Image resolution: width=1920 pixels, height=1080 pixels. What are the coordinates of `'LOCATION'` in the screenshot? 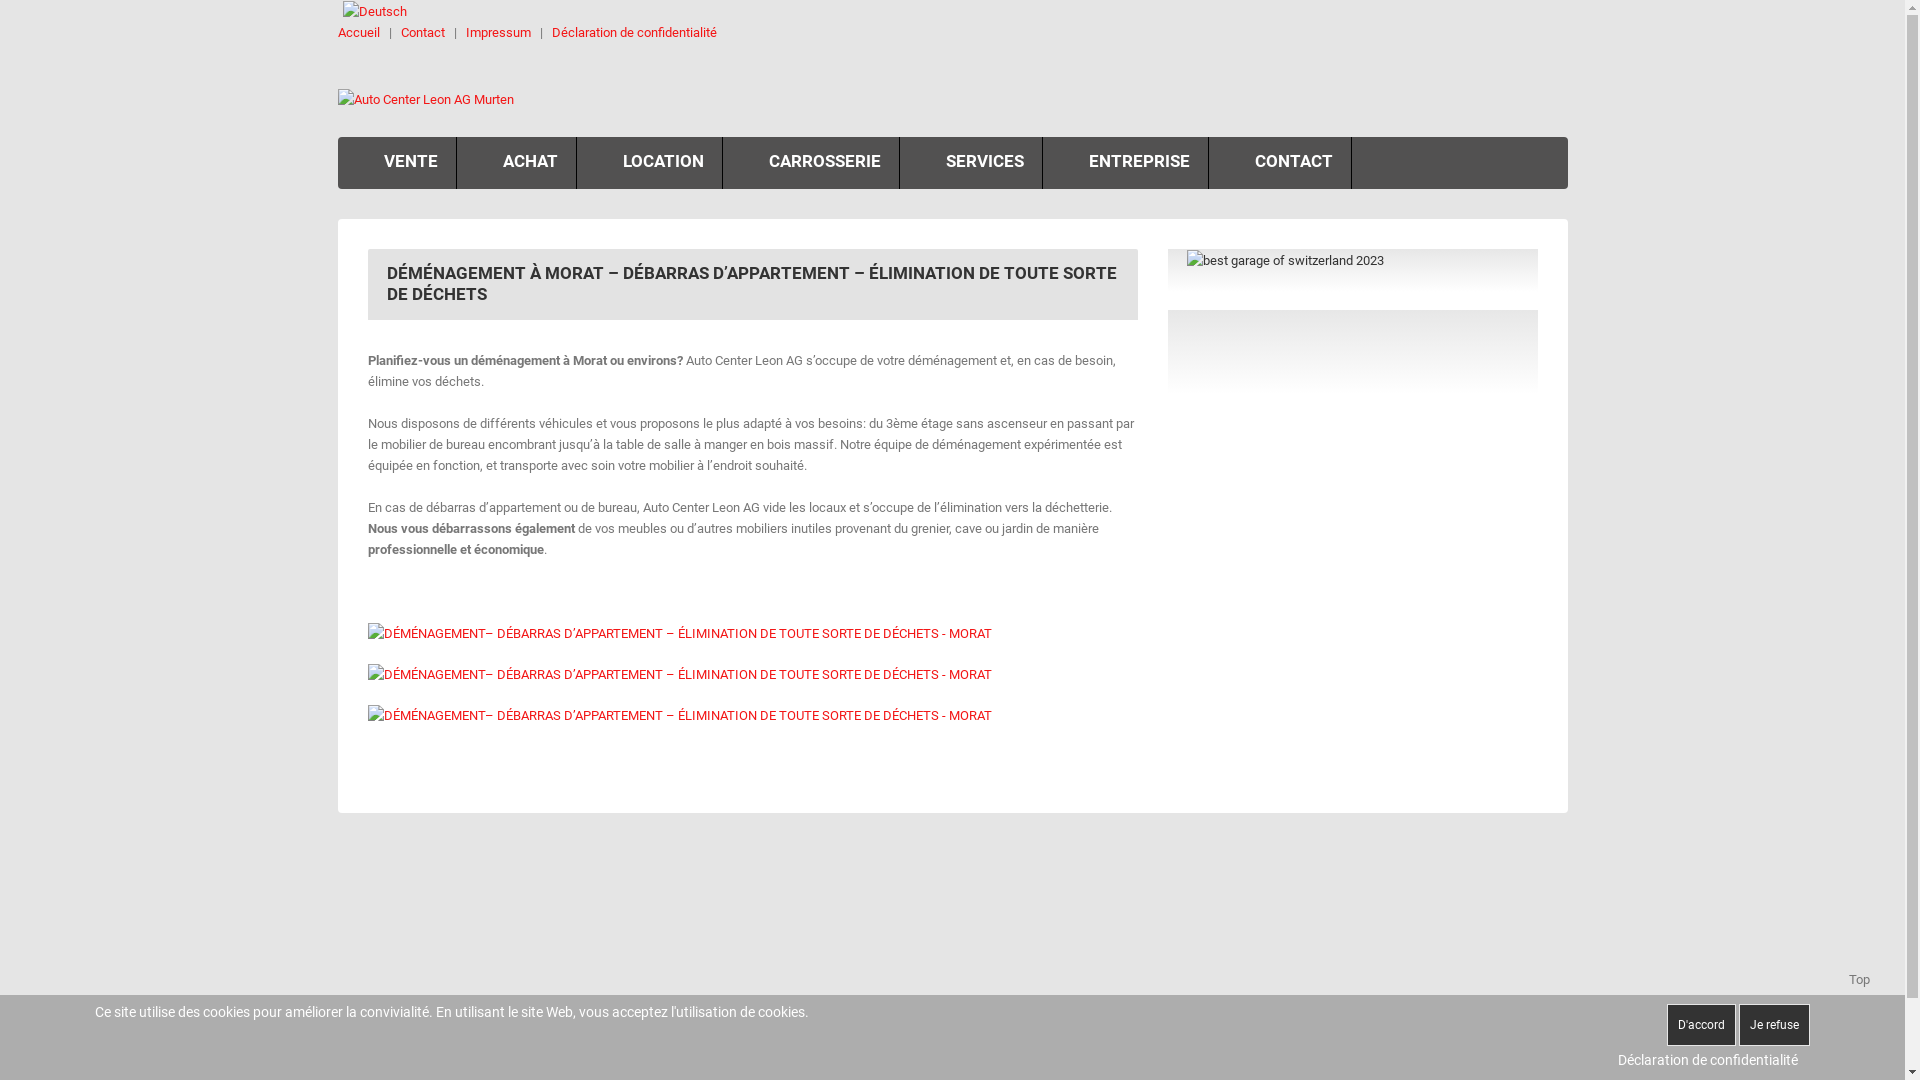 It's located at (648, 161).